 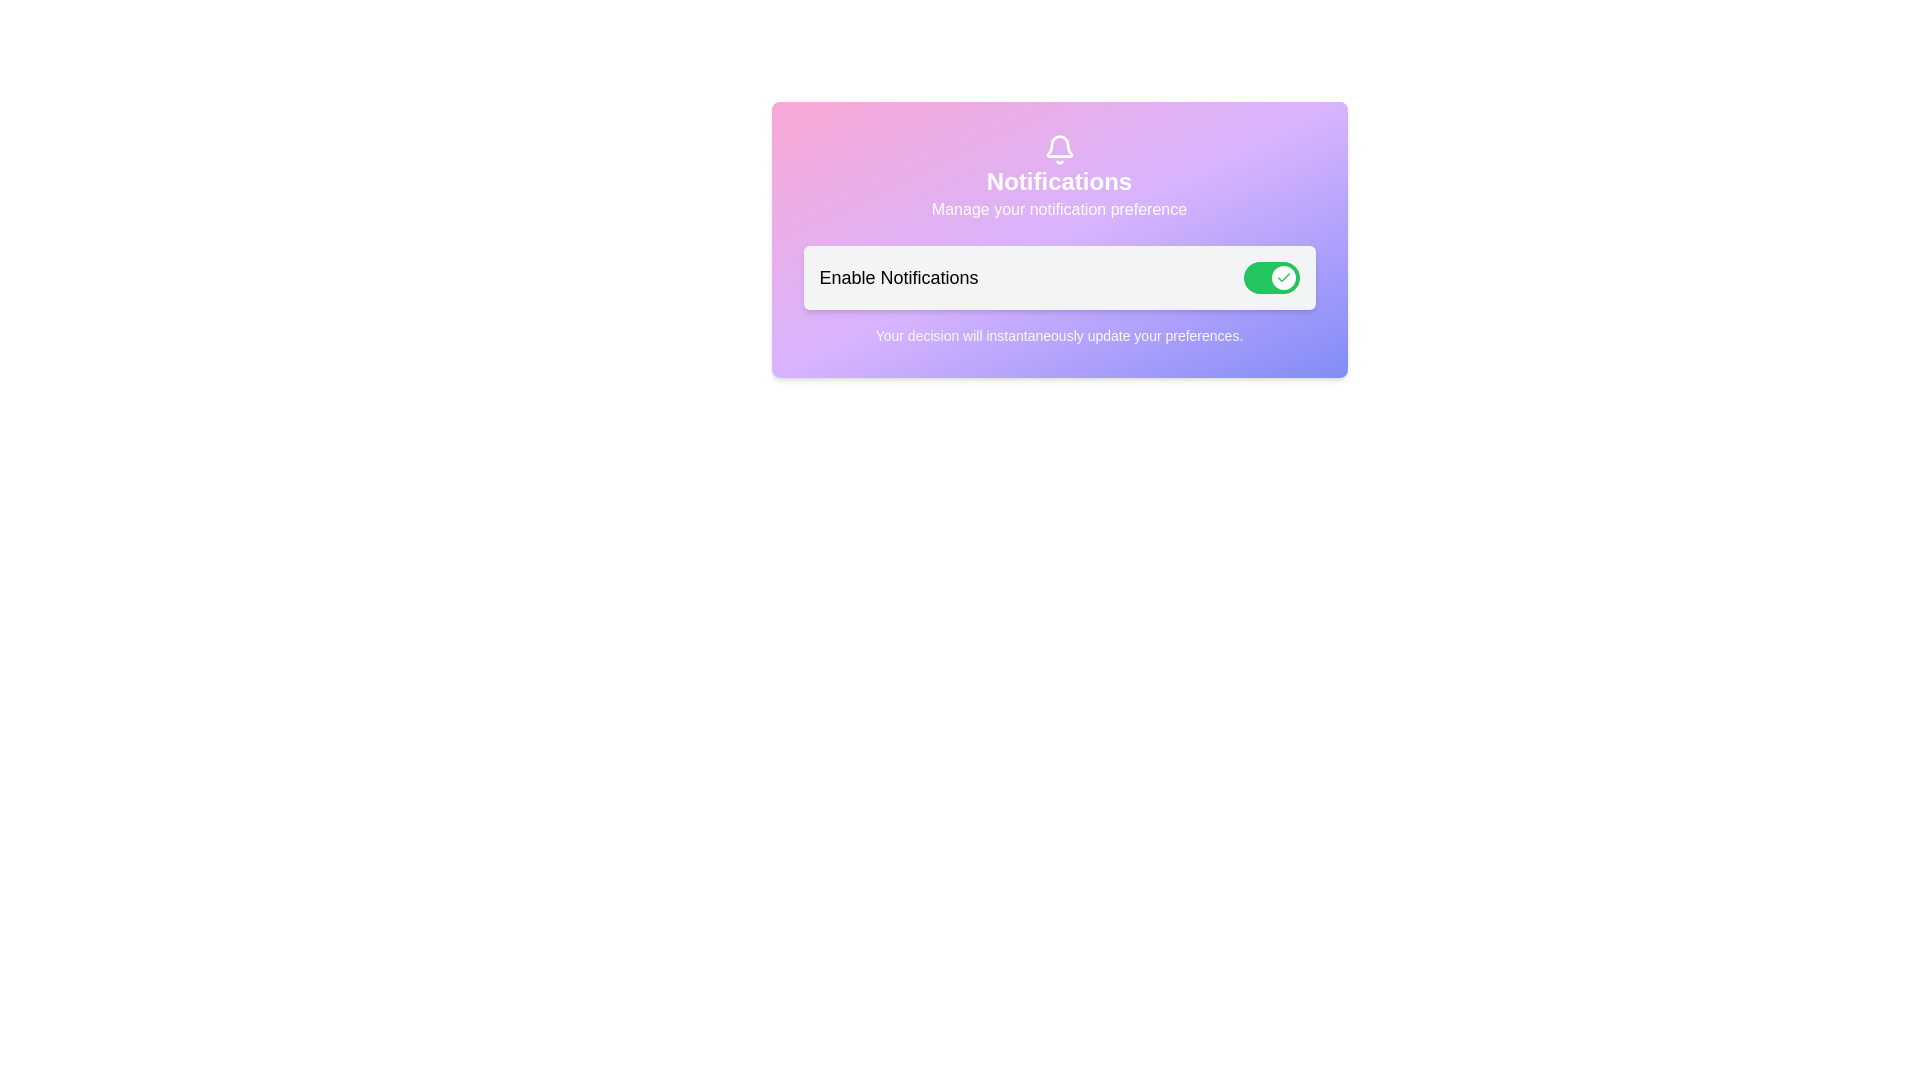 What do you see at coordinates (1058, 149) in the screenshot?
I see `the notification icon located at the top center of the notification settings panel, above the text 'Notifications' and 'Manage your notification preference.'` at bounding box center [1058, 149].